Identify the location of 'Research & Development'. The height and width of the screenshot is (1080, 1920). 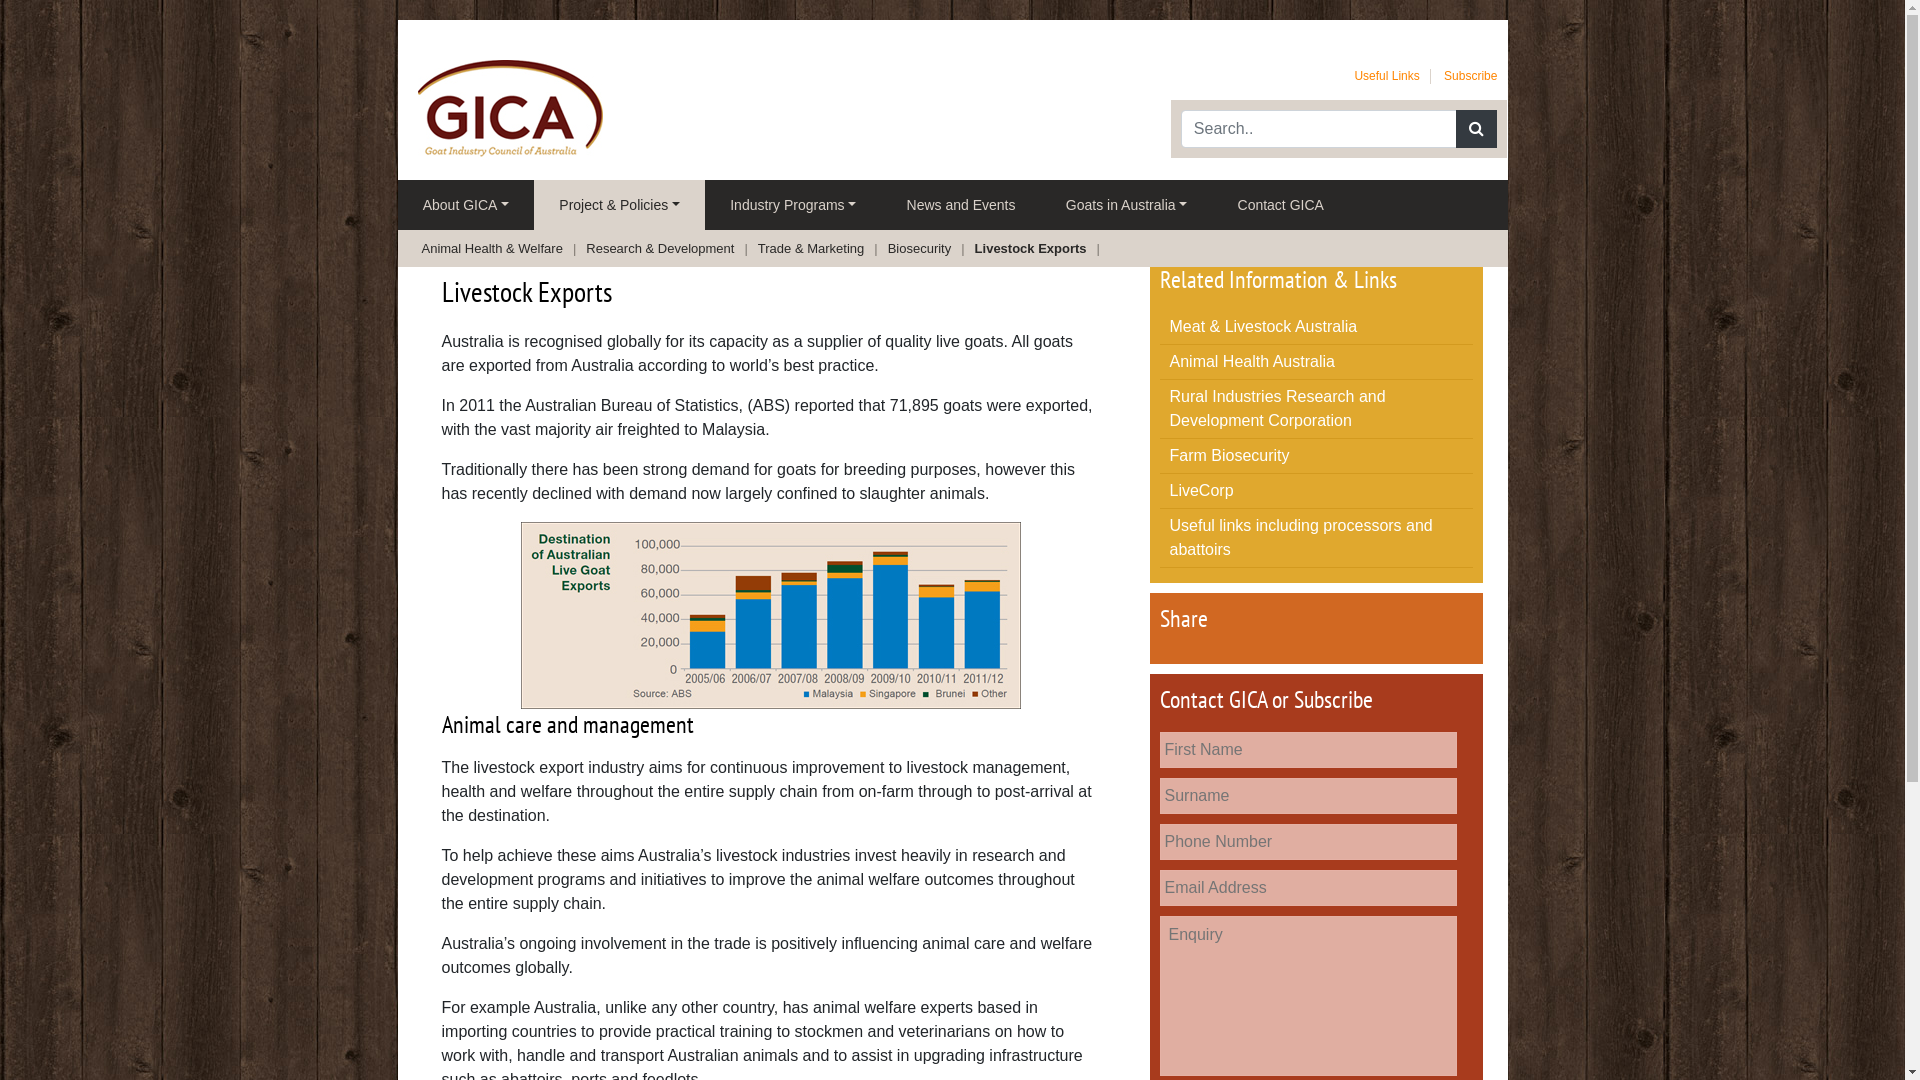
(667, 247).